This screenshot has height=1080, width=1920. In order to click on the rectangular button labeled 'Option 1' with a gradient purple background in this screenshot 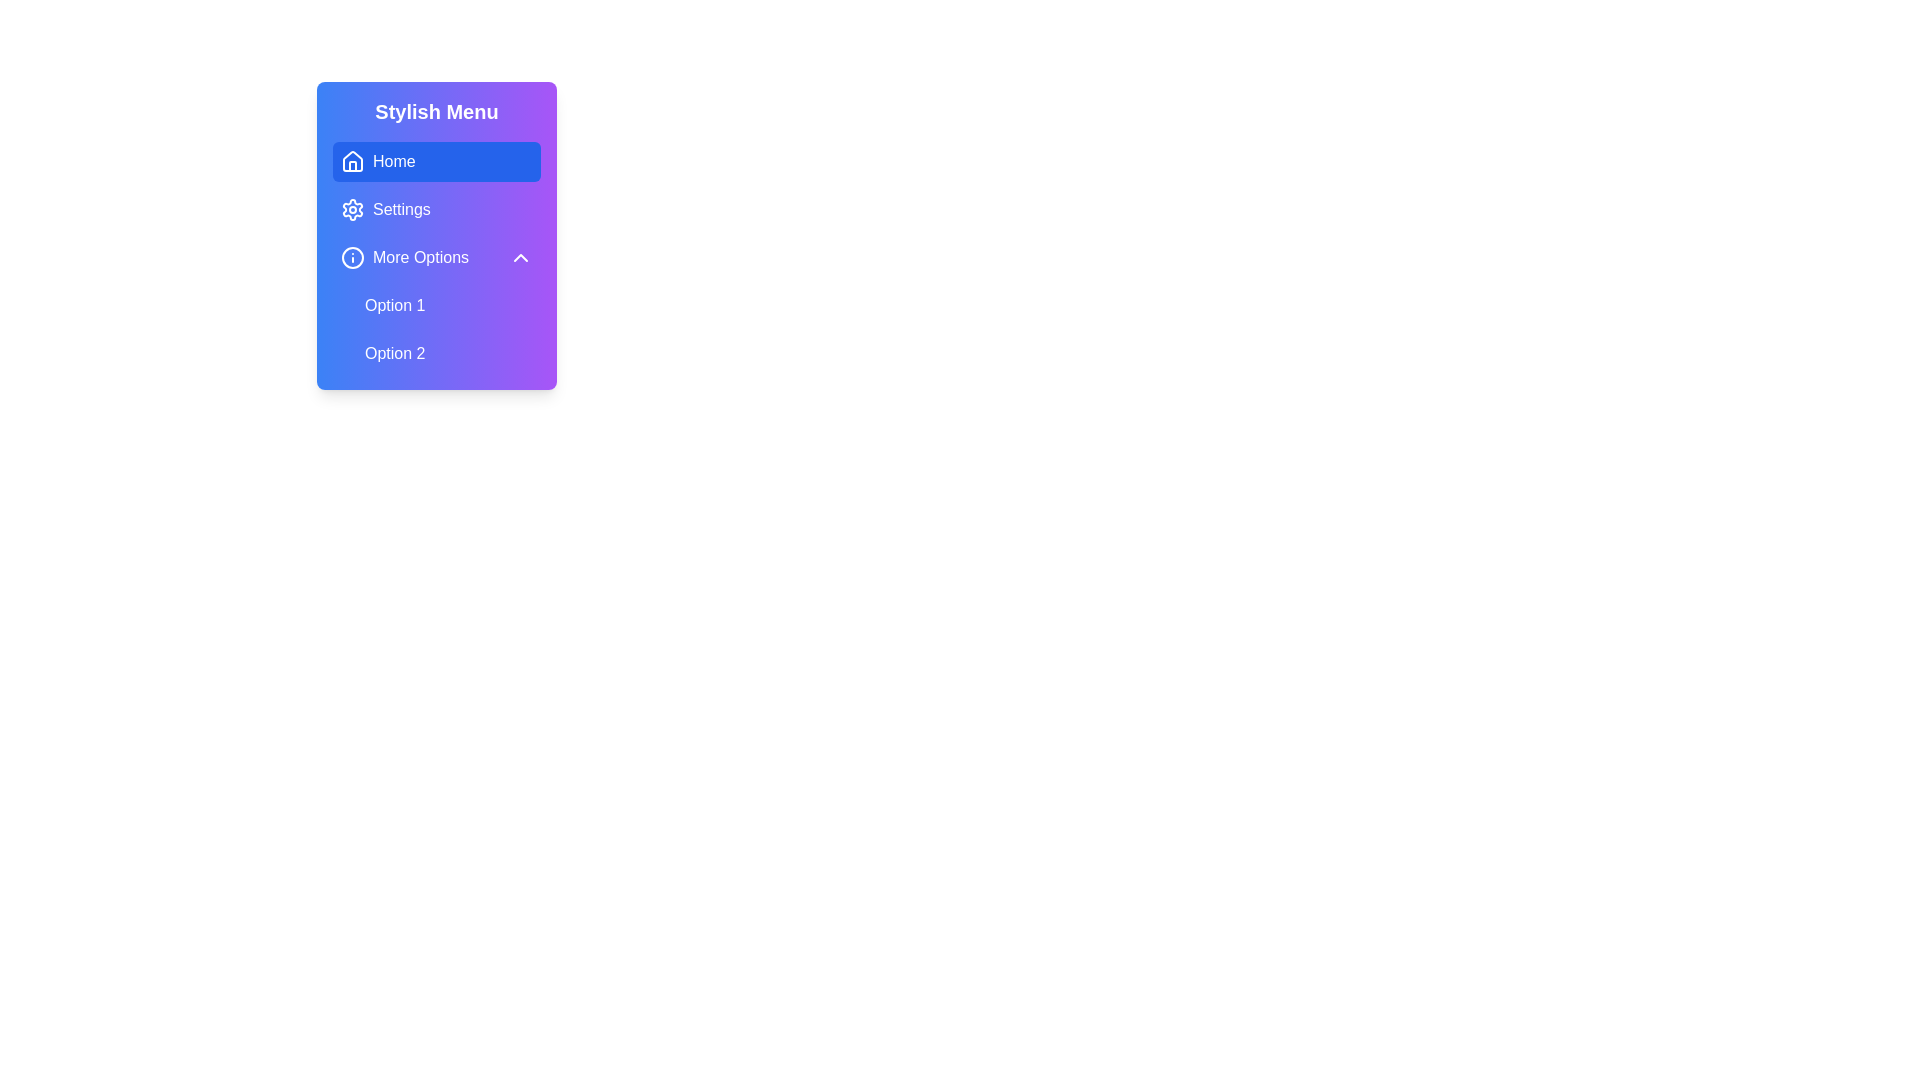, I will do `click(448, 305)`.